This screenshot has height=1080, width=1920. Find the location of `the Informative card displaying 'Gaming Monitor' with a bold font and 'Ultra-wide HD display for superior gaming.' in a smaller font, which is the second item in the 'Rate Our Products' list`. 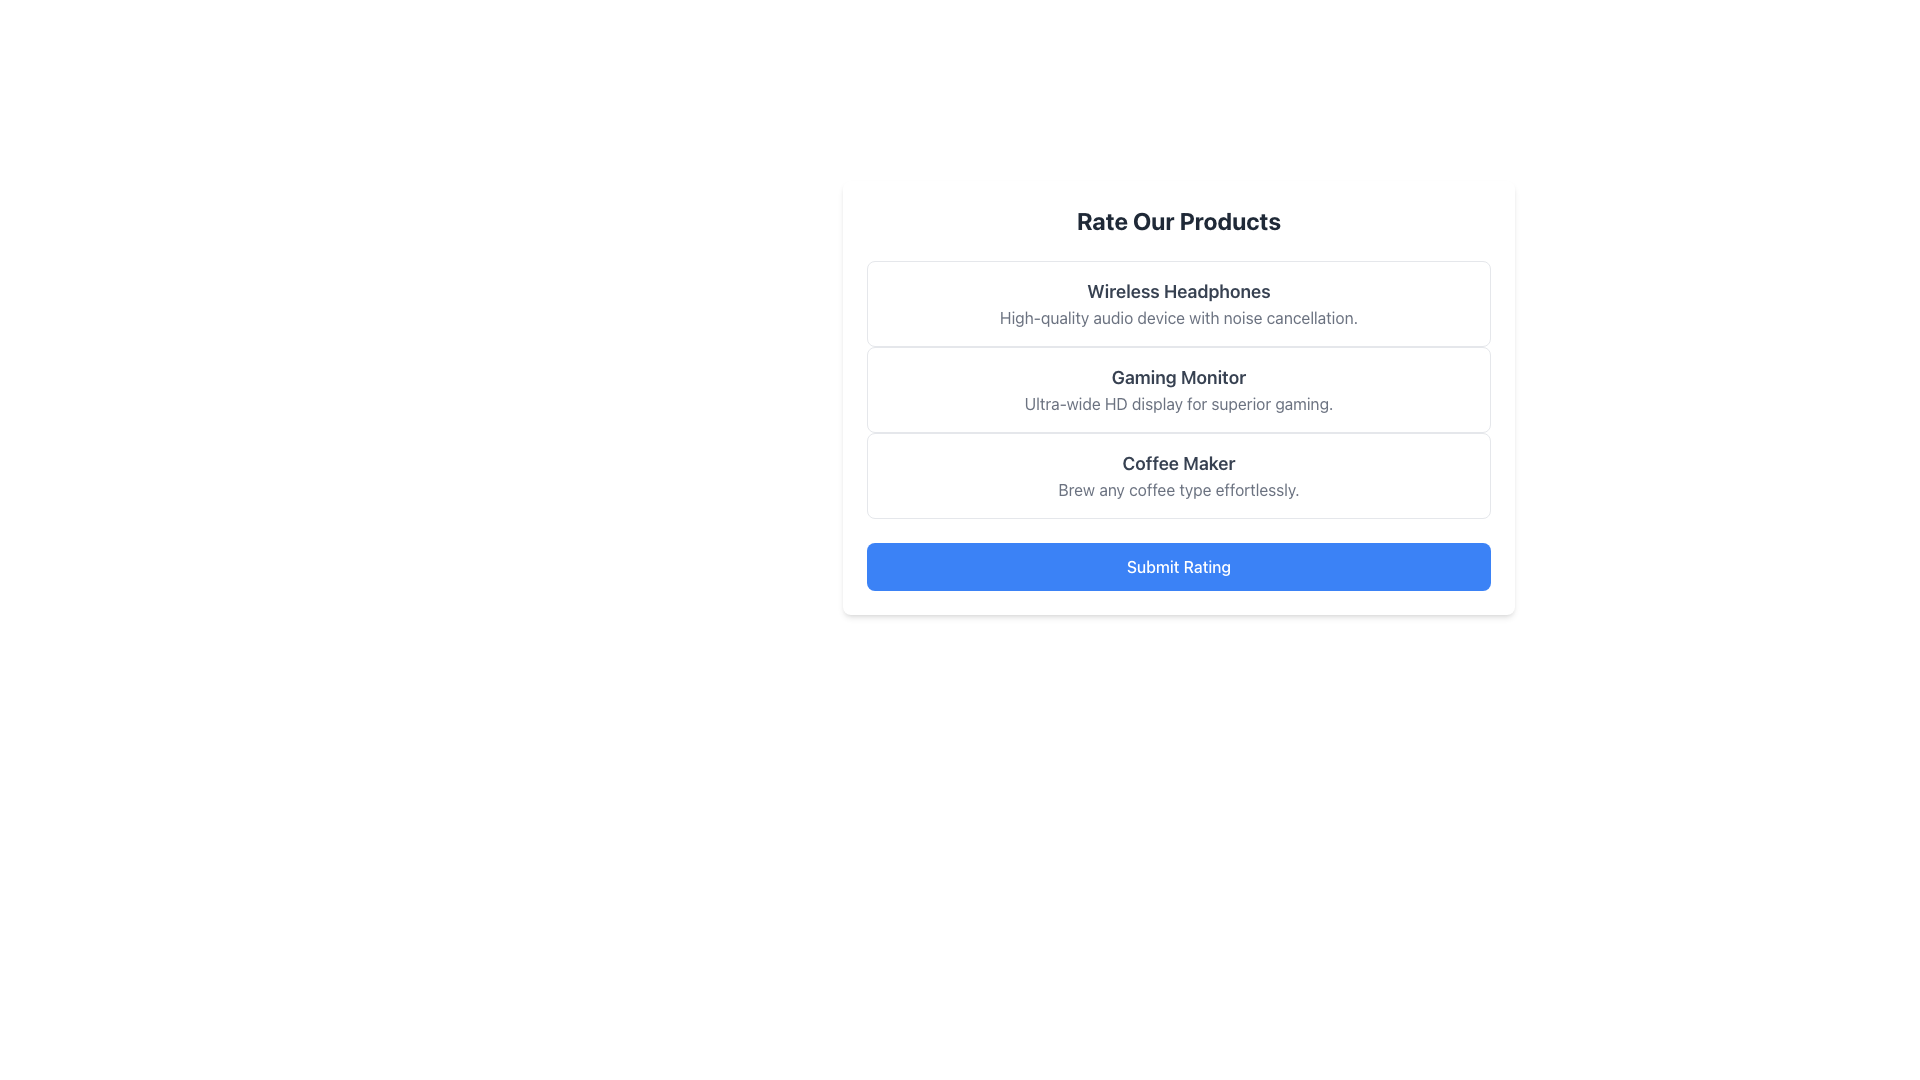

the Informative card displaying 'Gaming Monitor' with a bold font and 'Ultra-wide HD display for superior gaming.' in a smaller font, which is the second item in the 'Rate Our Products' list is located at coordinates (1179, 389).